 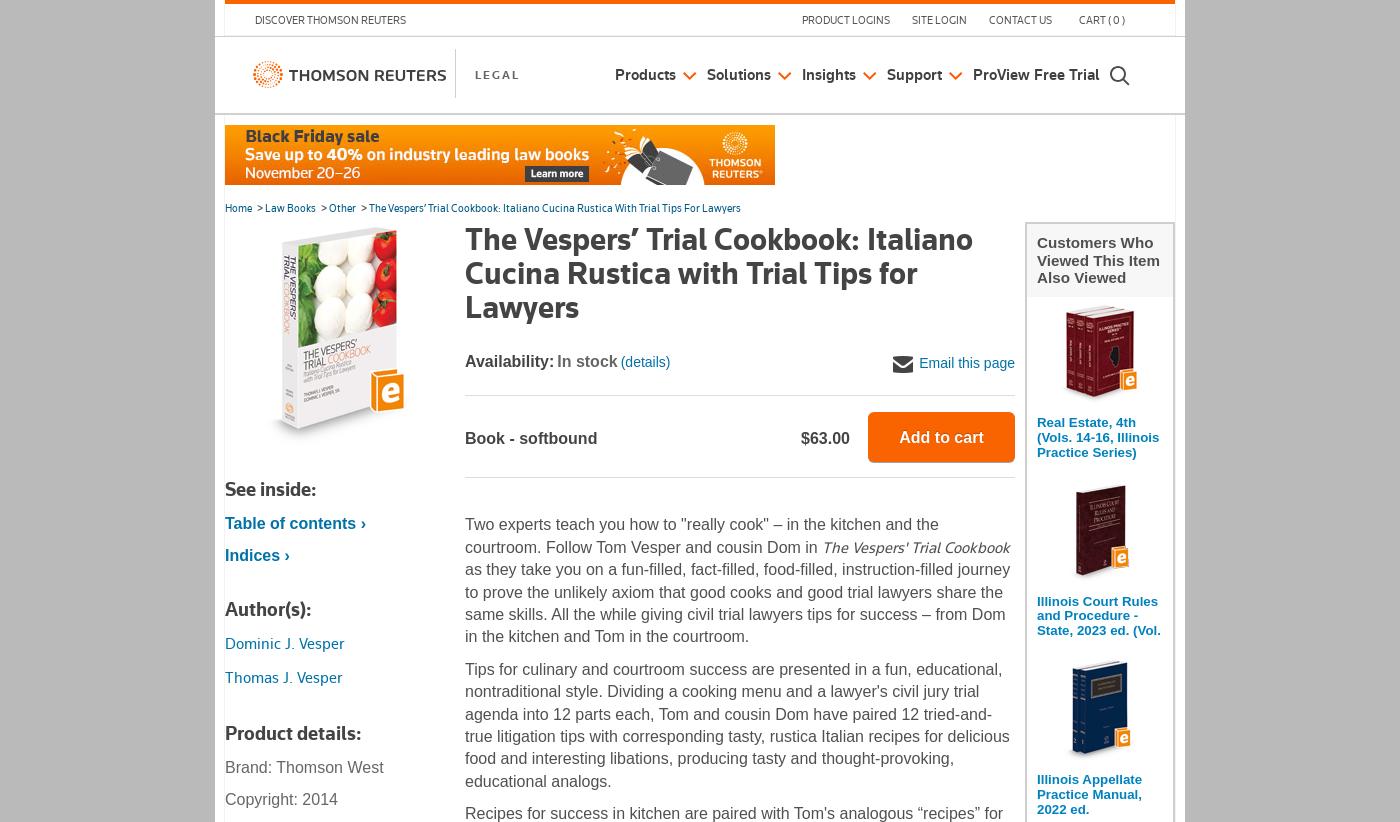 What do you see at coordinates (1089, 793) in the screenshot?
I see `'Illinois Appellate Practice Manual, 2022 ed.'` at bounding box center [1089, 793].